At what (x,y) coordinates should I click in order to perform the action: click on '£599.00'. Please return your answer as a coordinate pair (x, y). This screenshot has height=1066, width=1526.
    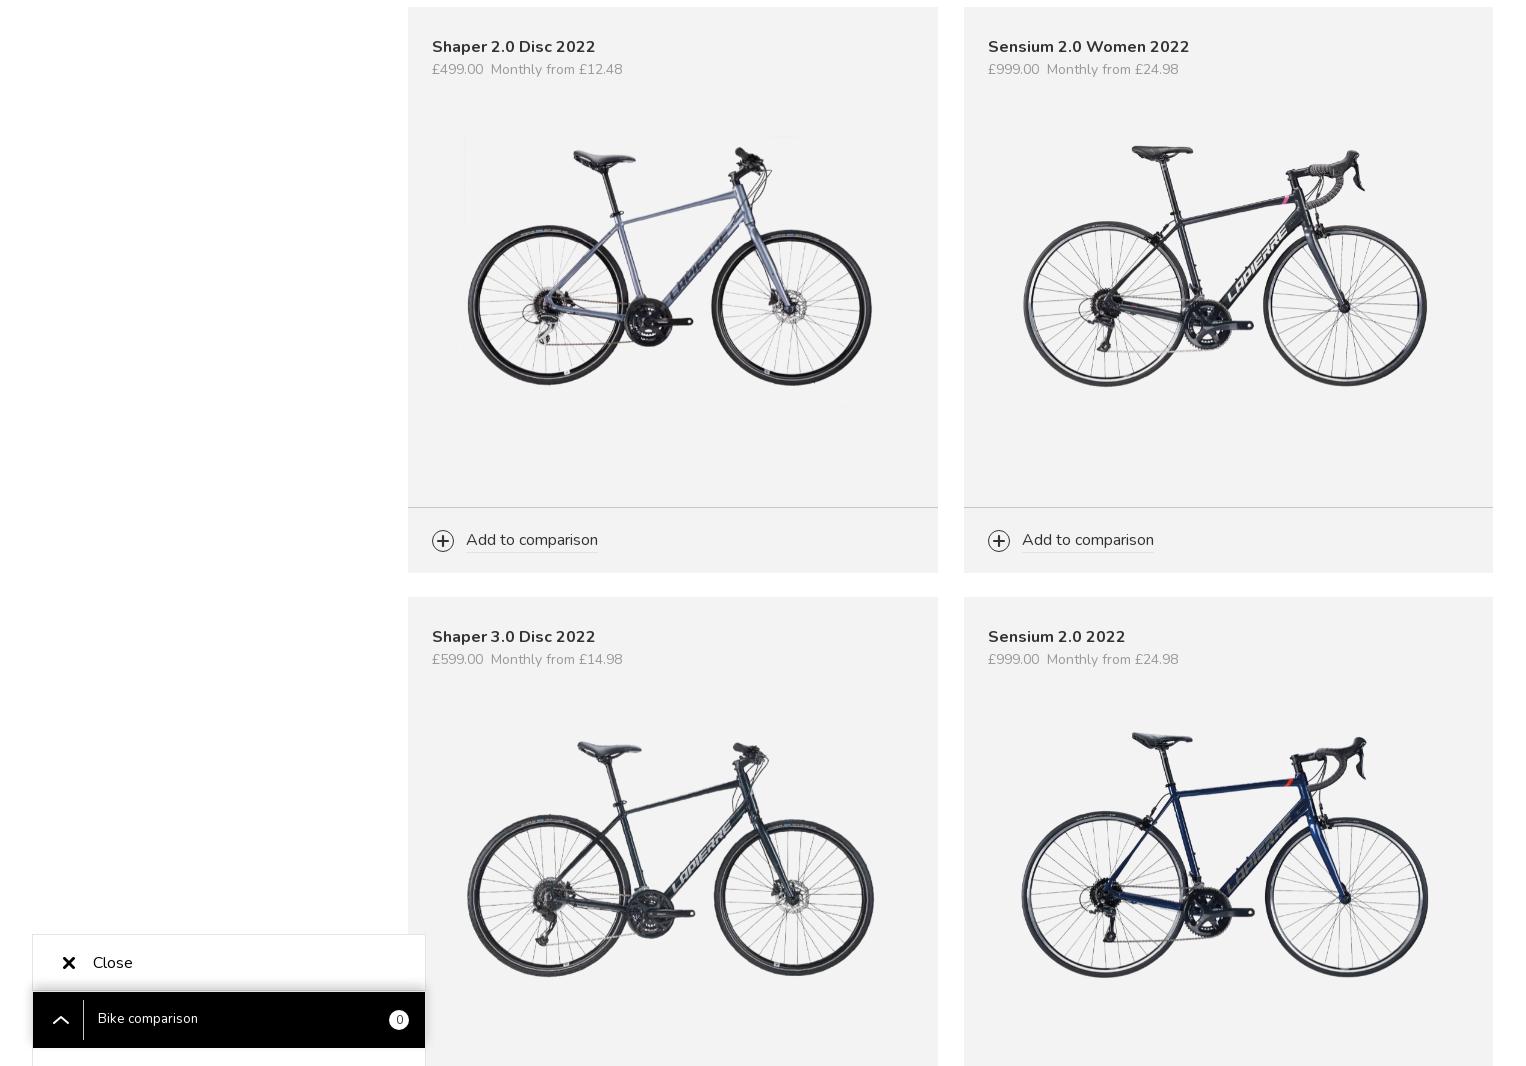
    Looking at the image, I should click on (456, 658).